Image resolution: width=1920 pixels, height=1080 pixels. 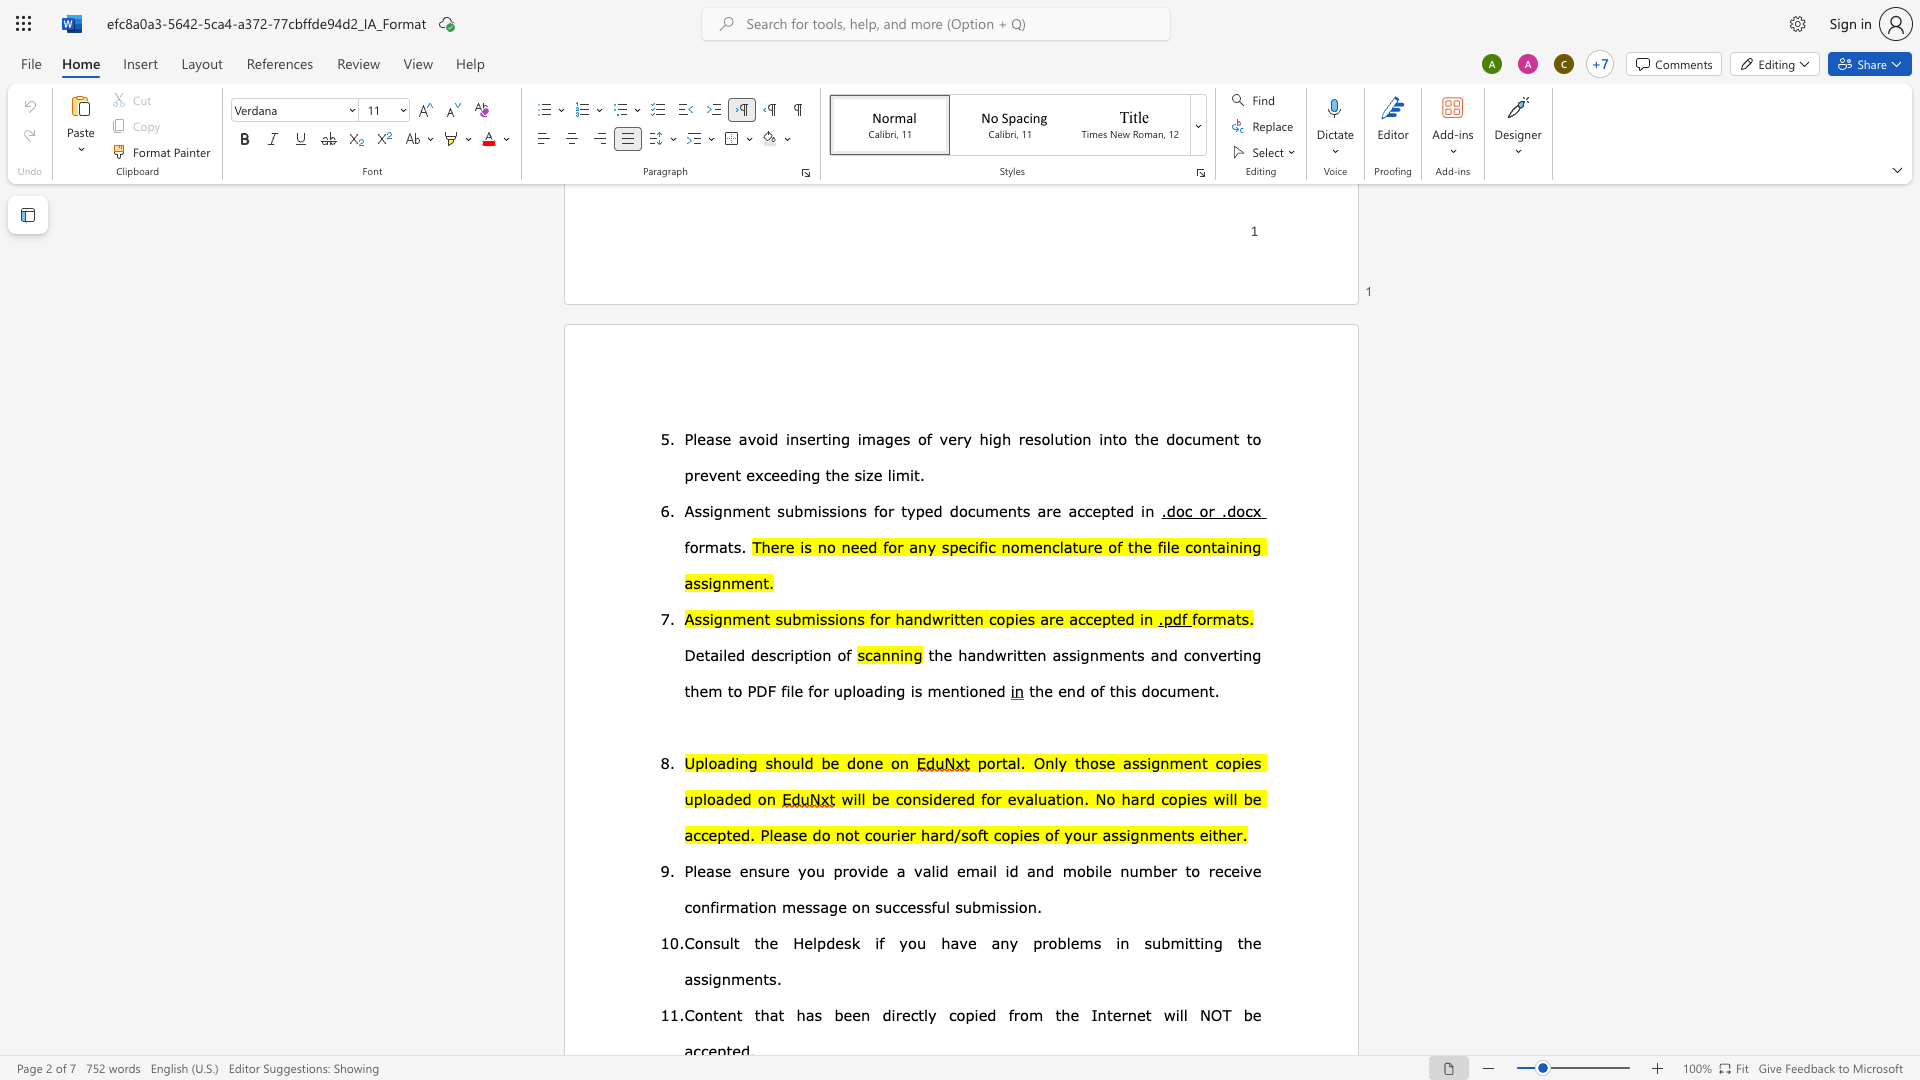 What do you see at coordinates (921, 870) in the screenshot?
I see `the space between the continuous character "v" and "a" in the text` at bounding box center [921, 870].